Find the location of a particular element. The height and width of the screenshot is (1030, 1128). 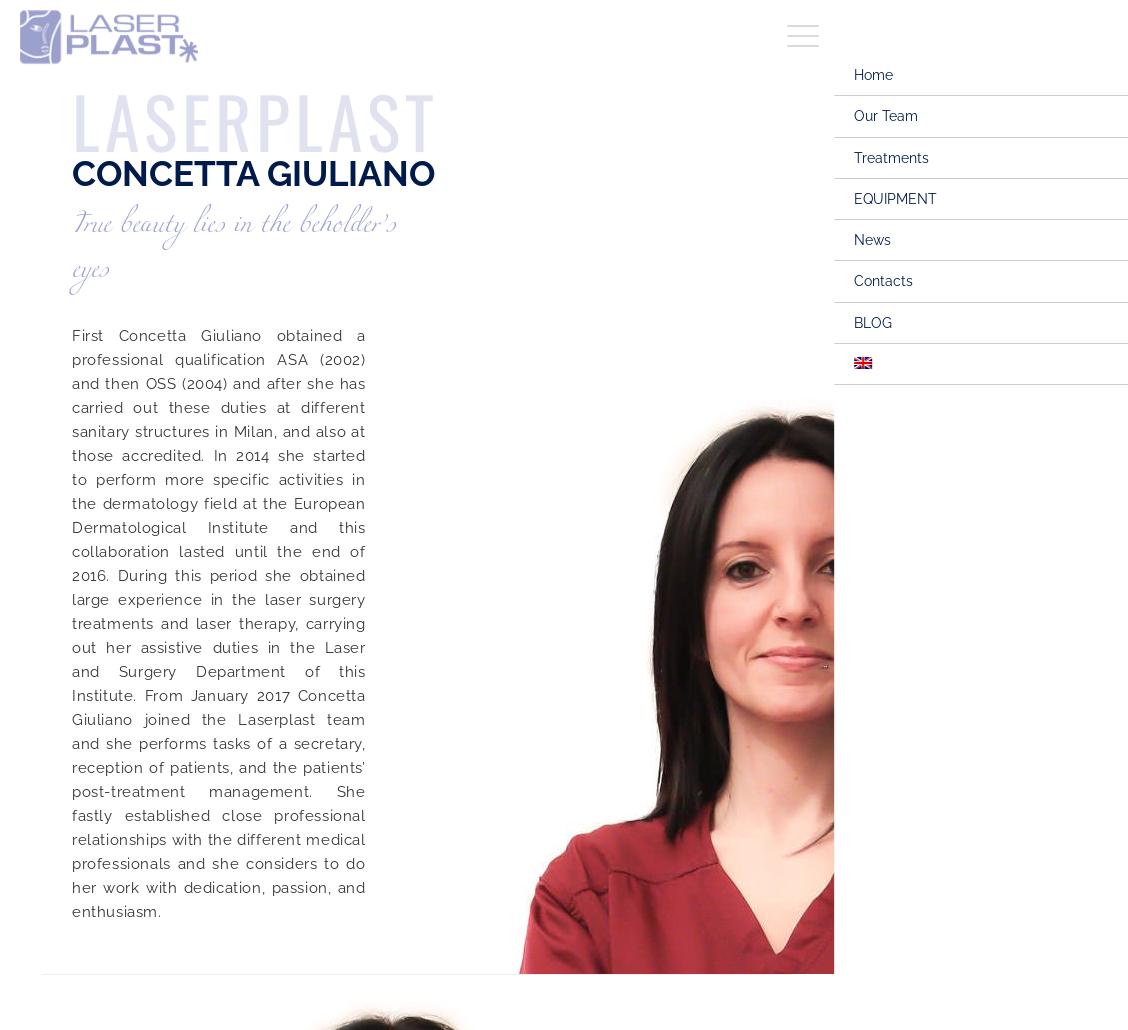

'News' is located at coordinates (853, 239).